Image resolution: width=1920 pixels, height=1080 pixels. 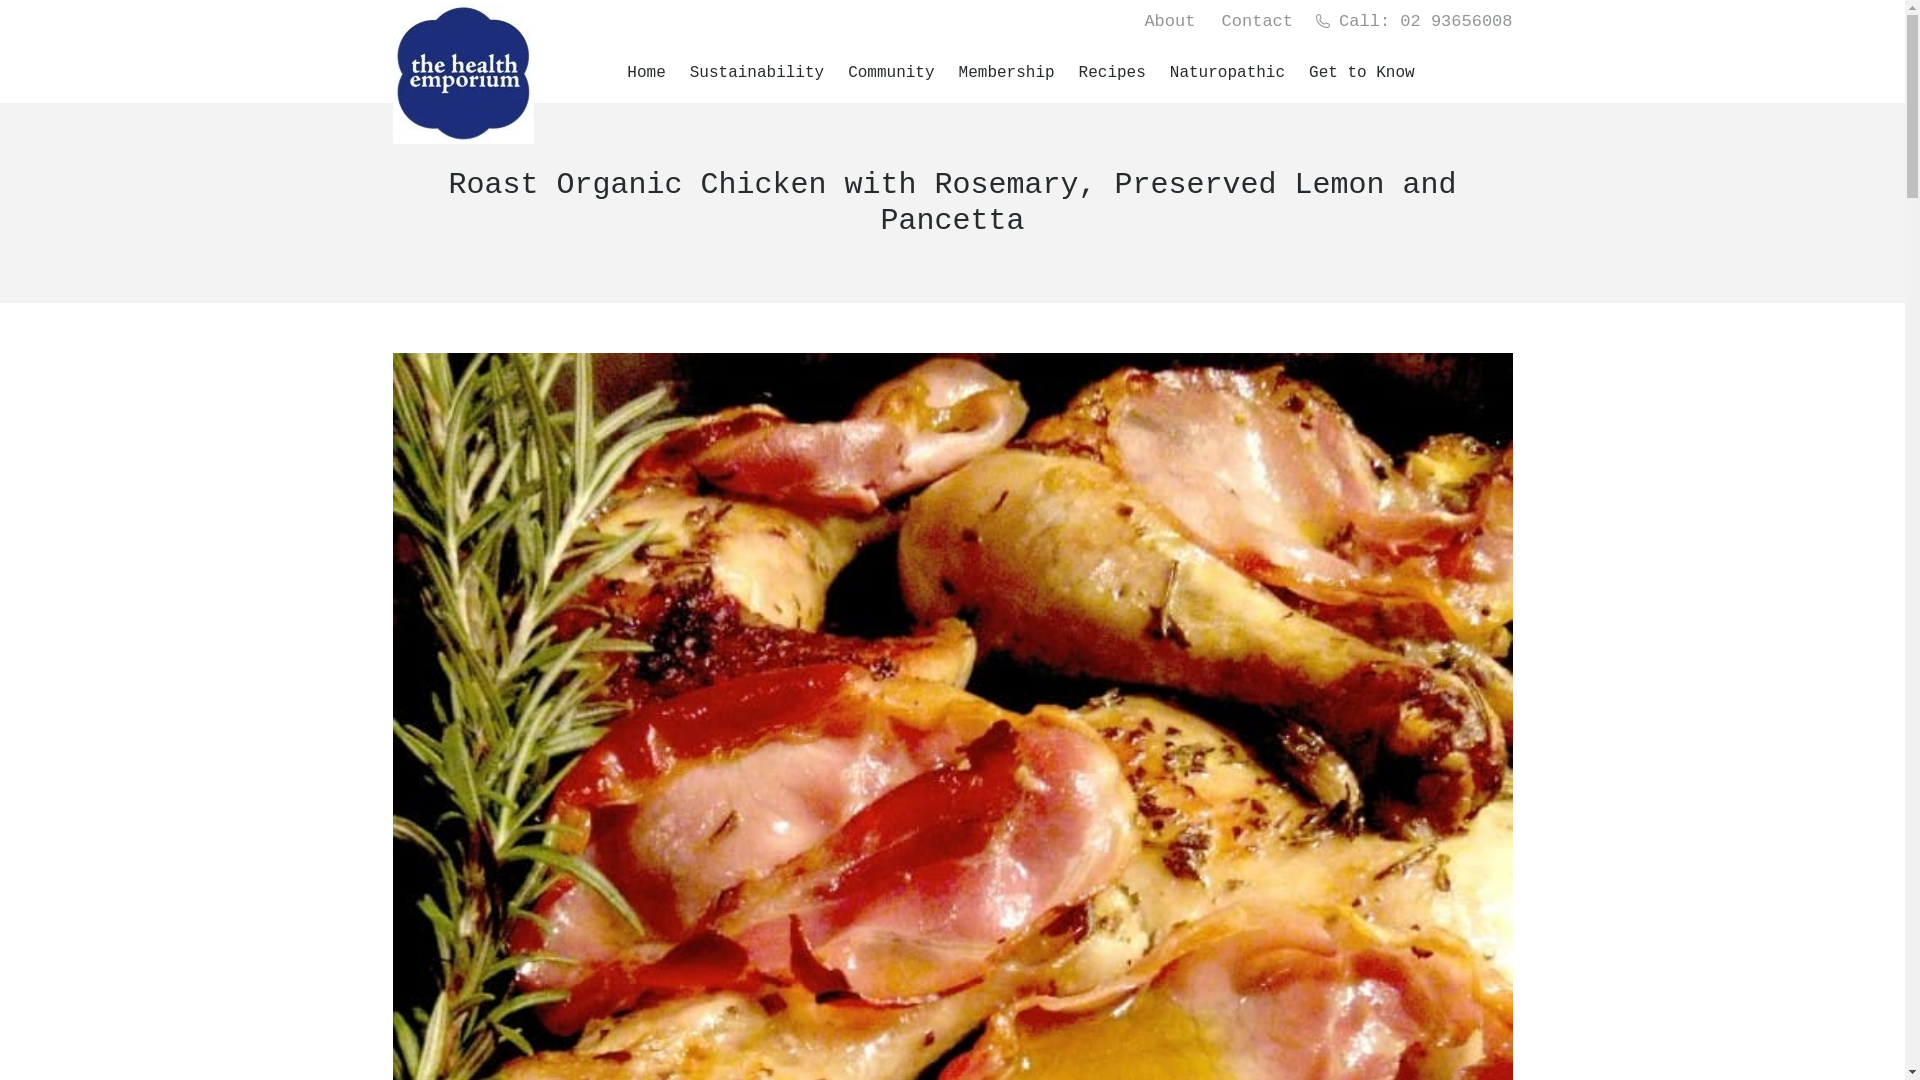 I want to click on 'Post Comment', so click(x=0, y=21).